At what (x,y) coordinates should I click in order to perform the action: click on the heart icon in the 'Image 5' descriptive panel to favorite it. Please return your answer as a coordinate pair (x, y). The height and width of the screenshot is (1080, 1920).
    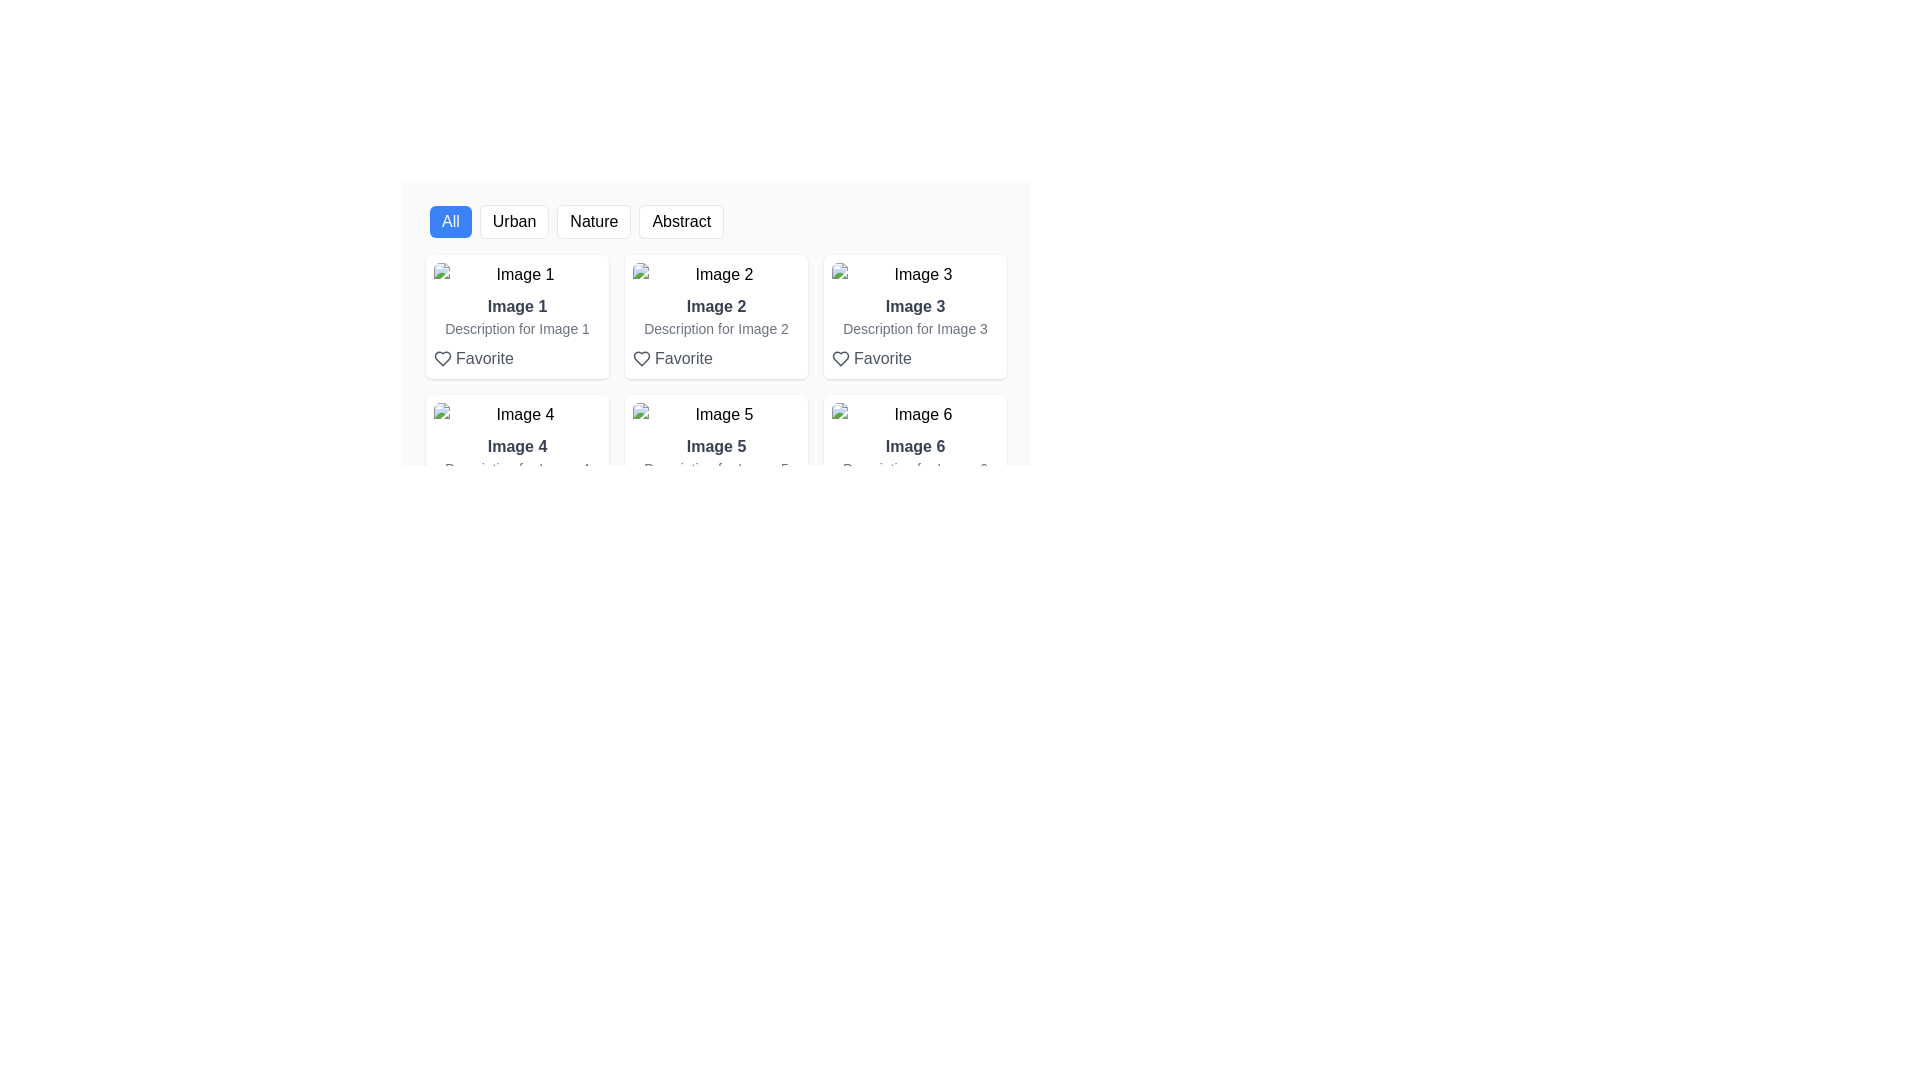
    Looking at the image, I should click on (716, 473).